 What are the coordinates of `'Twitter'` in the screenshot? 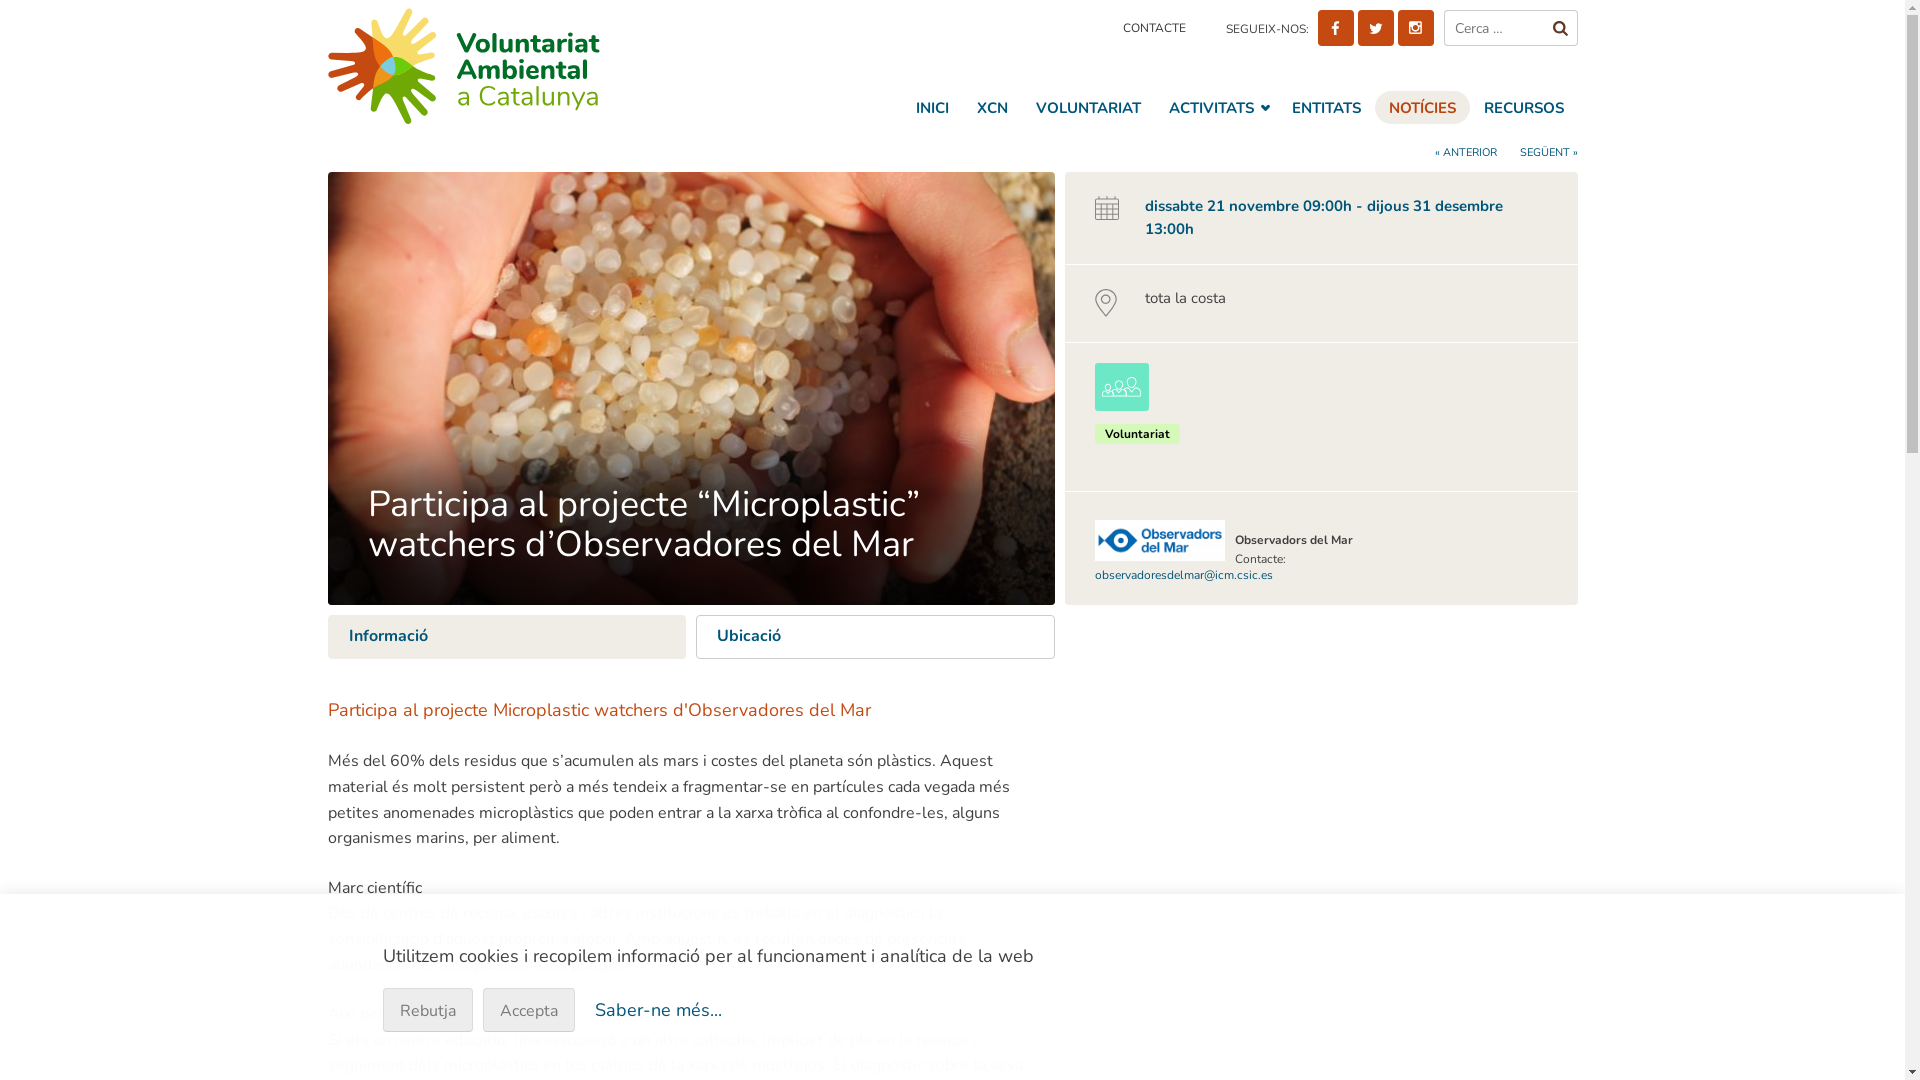 It's located at (1375, 27).